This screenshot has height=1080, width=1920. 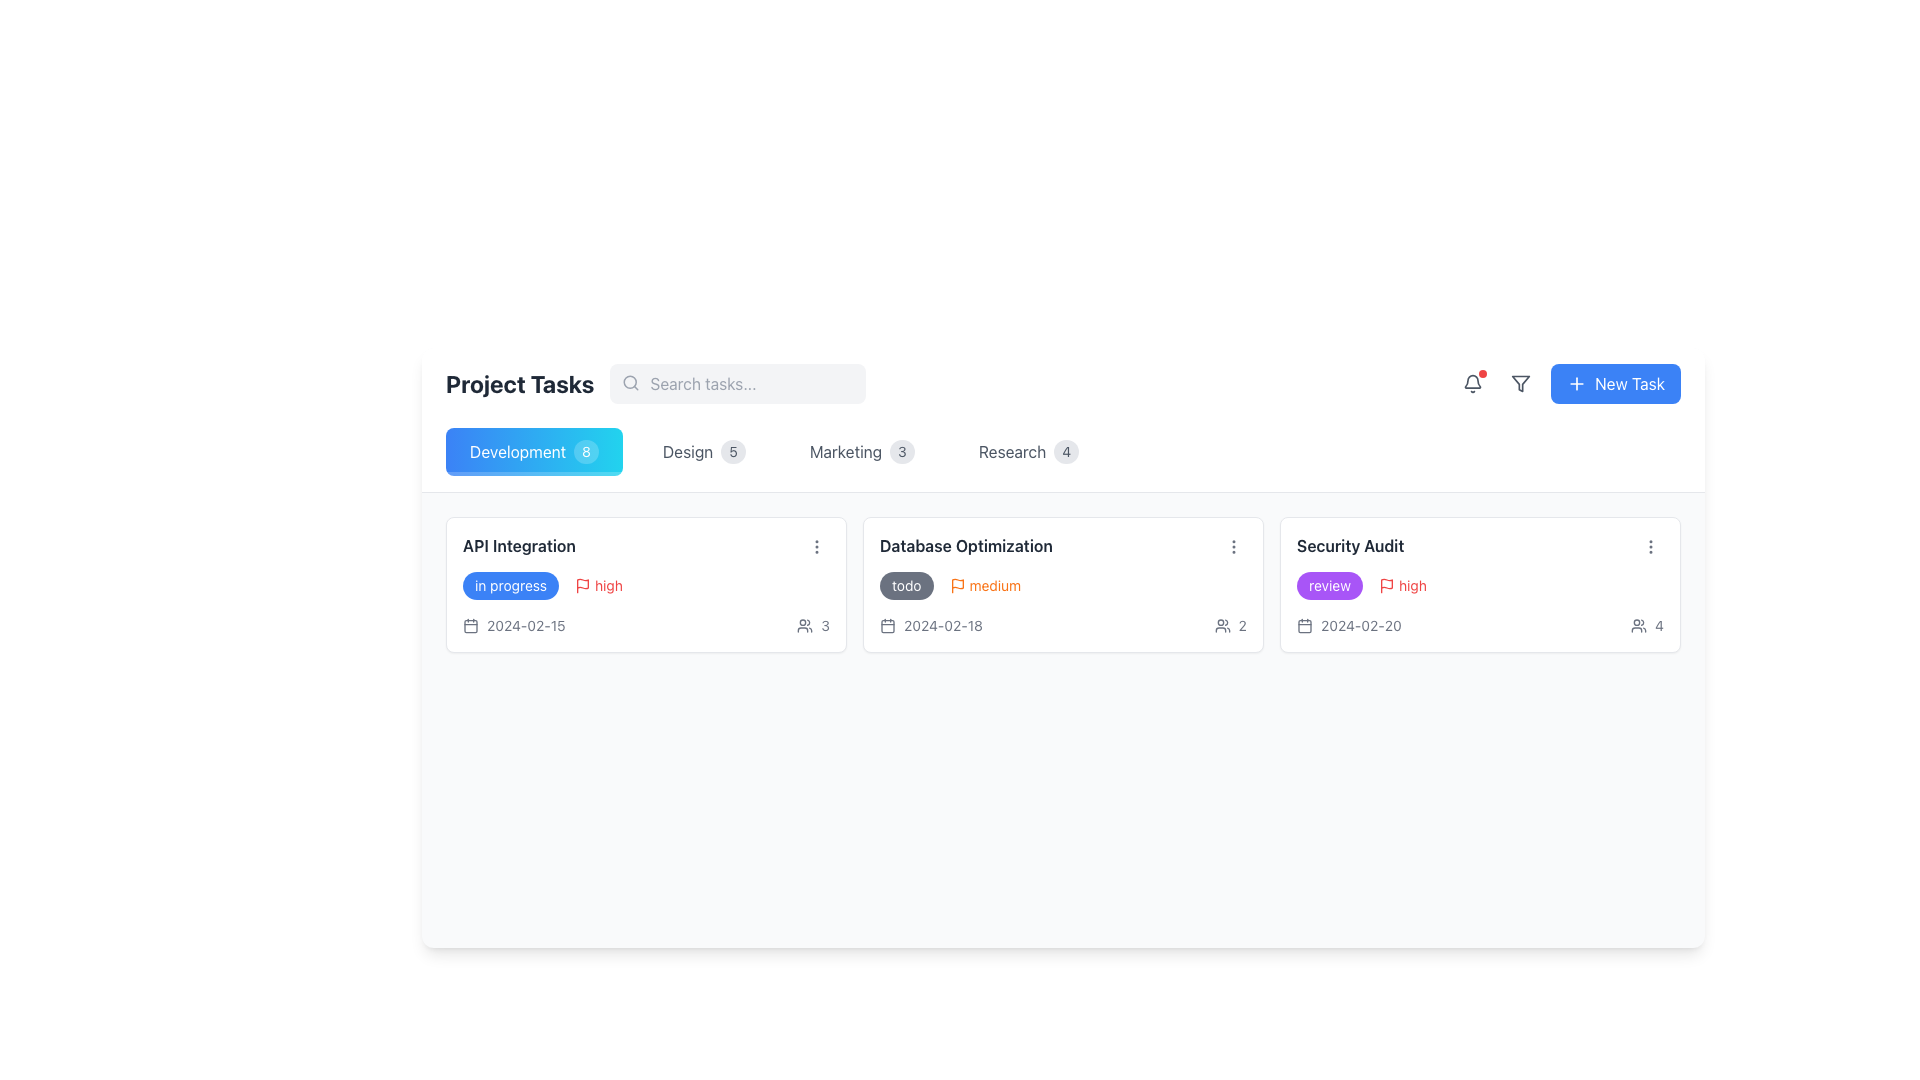 I want to click on the static text displaying the word 'high' in red, which is located next to a red flag icon within the task card labeled 'API Integration', so click(x=608, y=585).